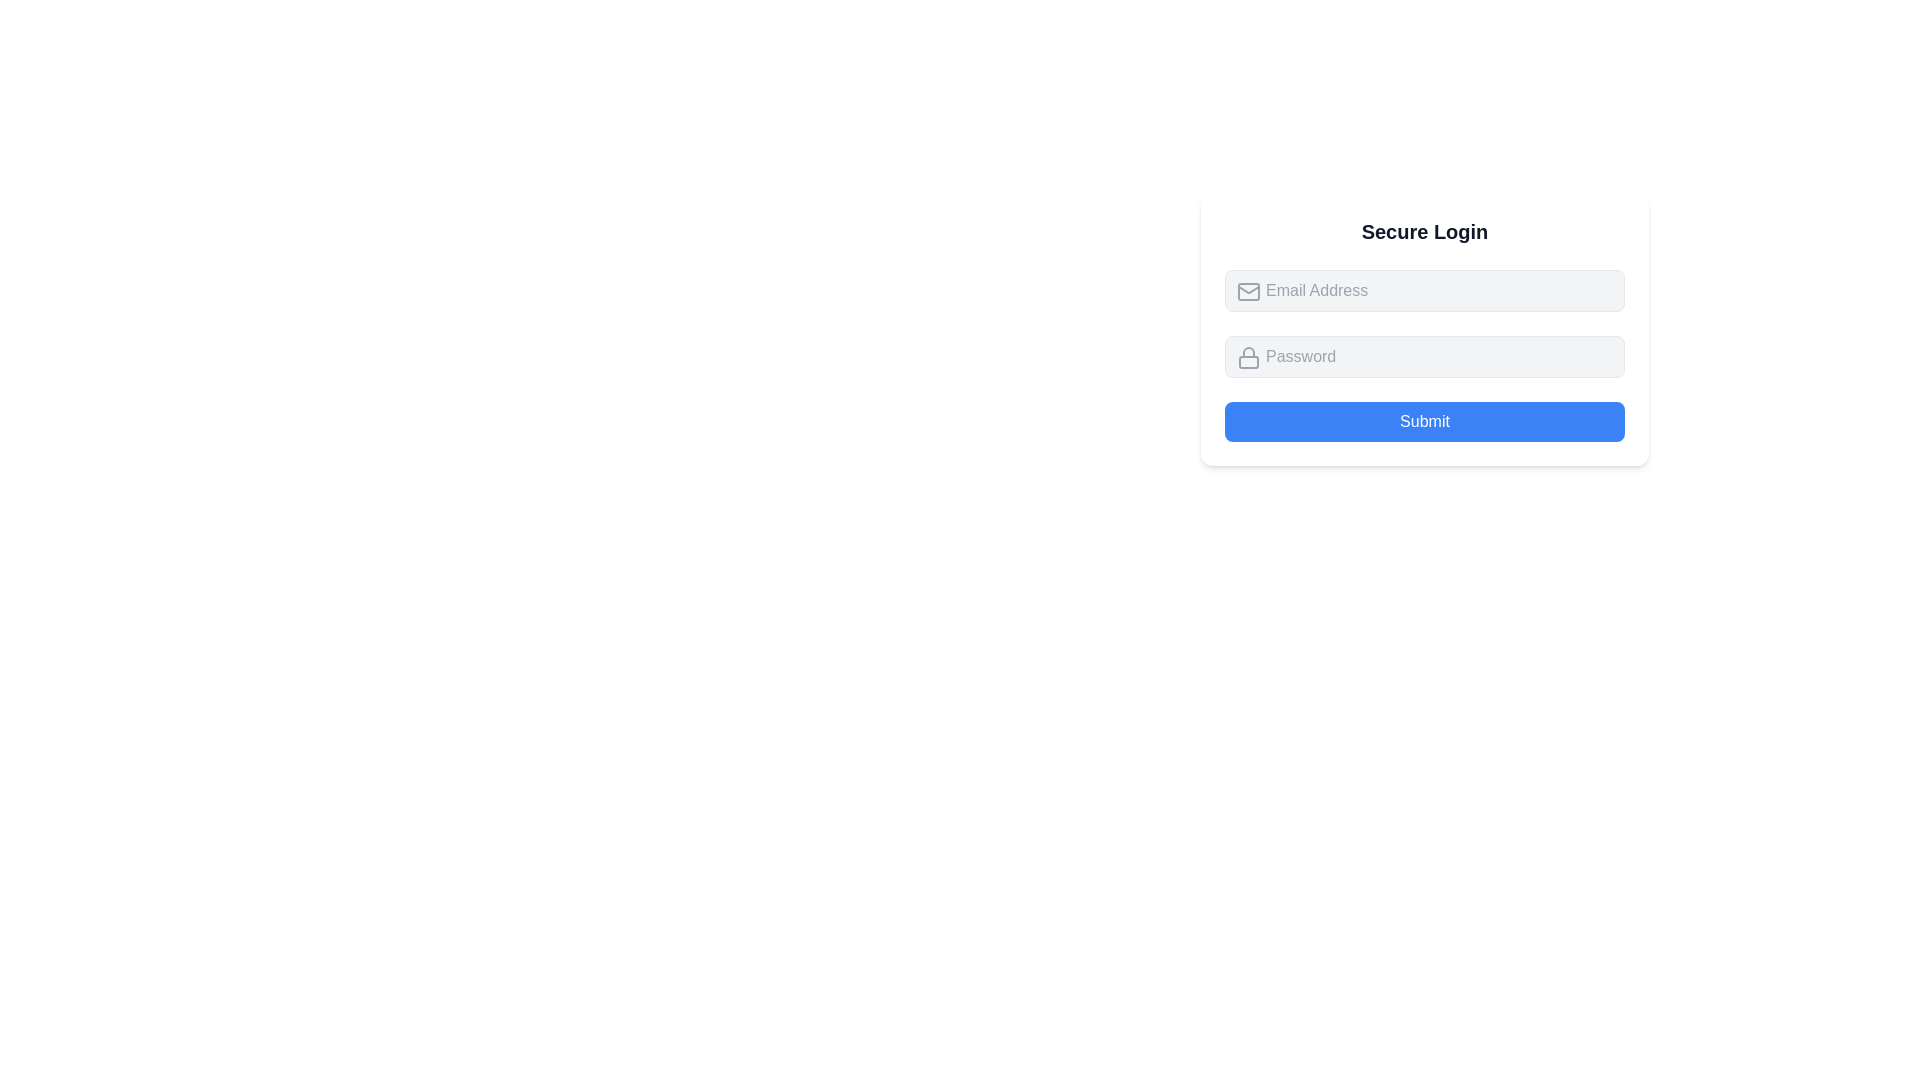 The image size is (1920, 1080). What do you see at coordinates (1424, 420) in the screenshot?
I see `the rectangular blue 'Submit' button with rounded corners to observe its visual hover effect` at bounding box center [1424, 420].